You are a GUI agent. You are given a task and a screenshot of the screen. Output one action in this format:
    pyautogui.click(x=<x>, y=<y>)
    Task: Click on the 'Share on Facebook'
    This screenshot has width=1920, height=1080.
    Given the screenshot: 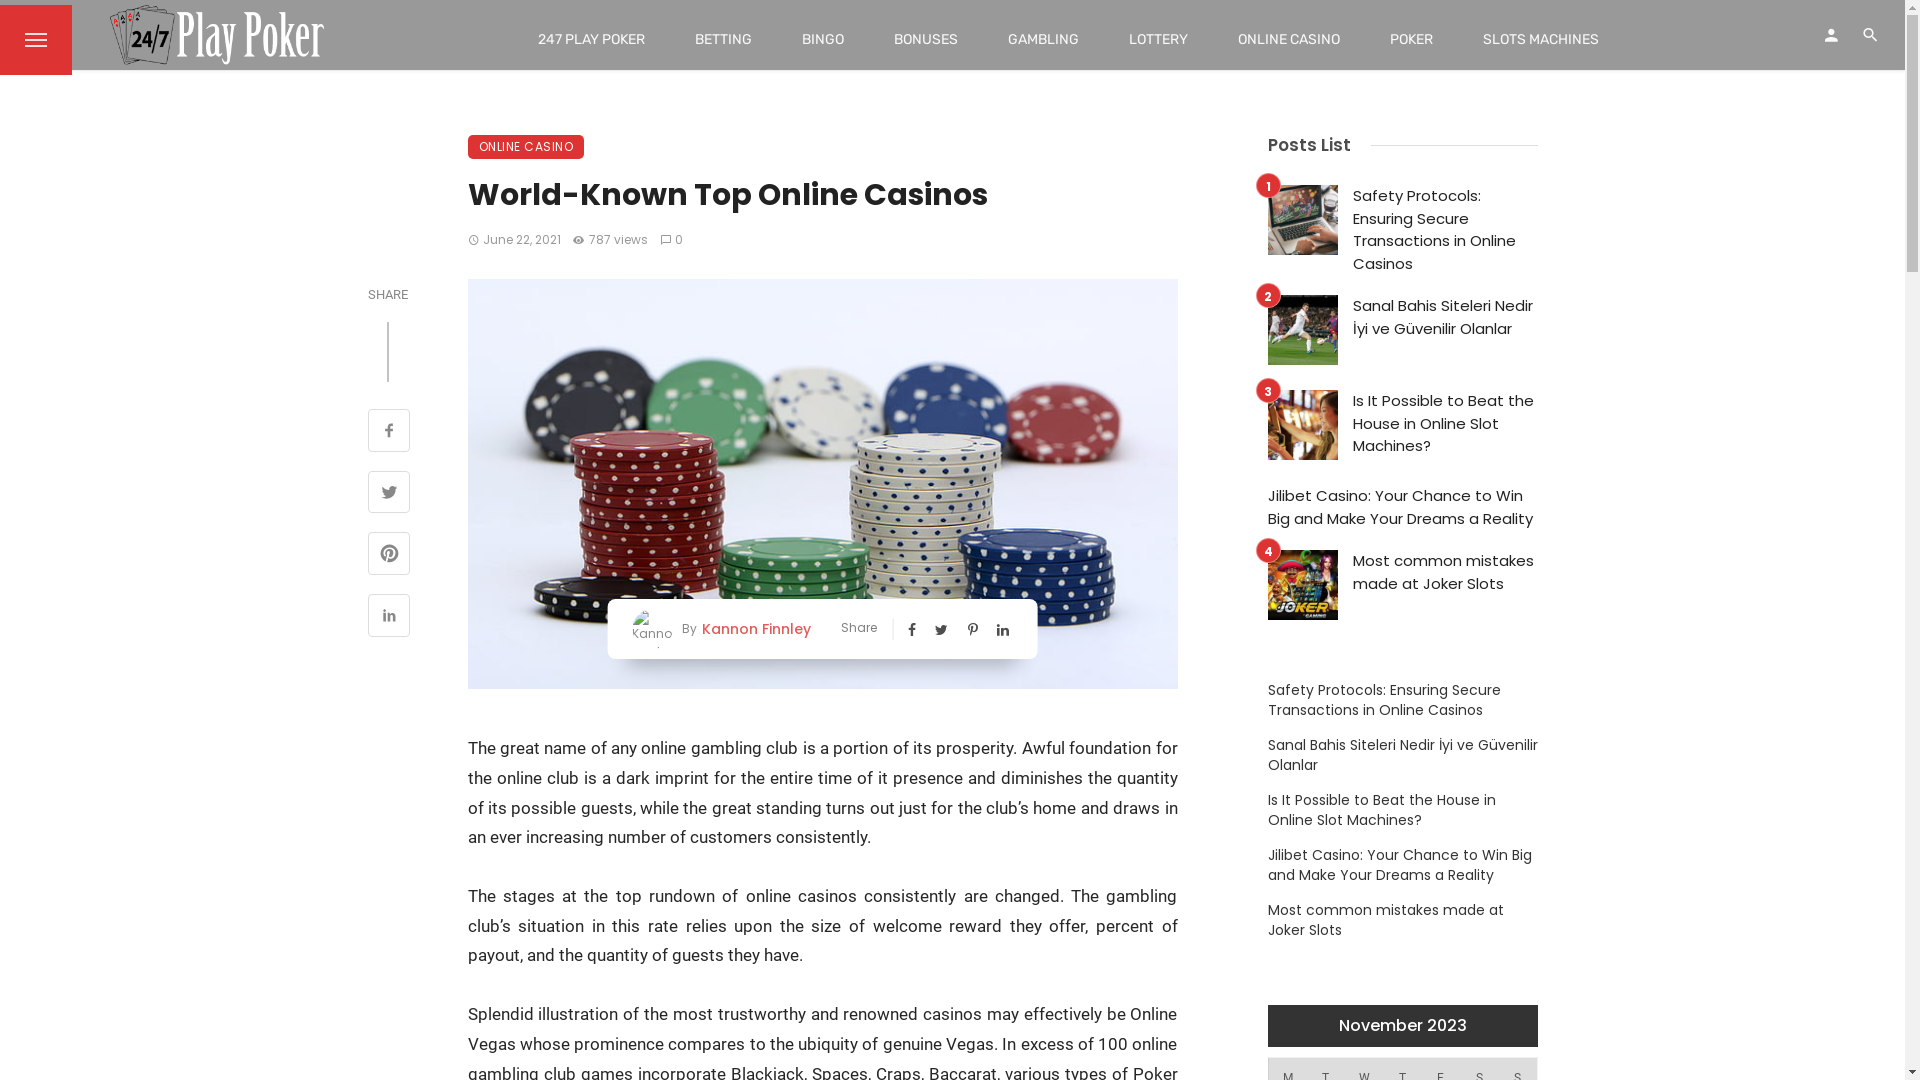 What is the action you would take?
    pyautogui.click(x=389, y=431)
    